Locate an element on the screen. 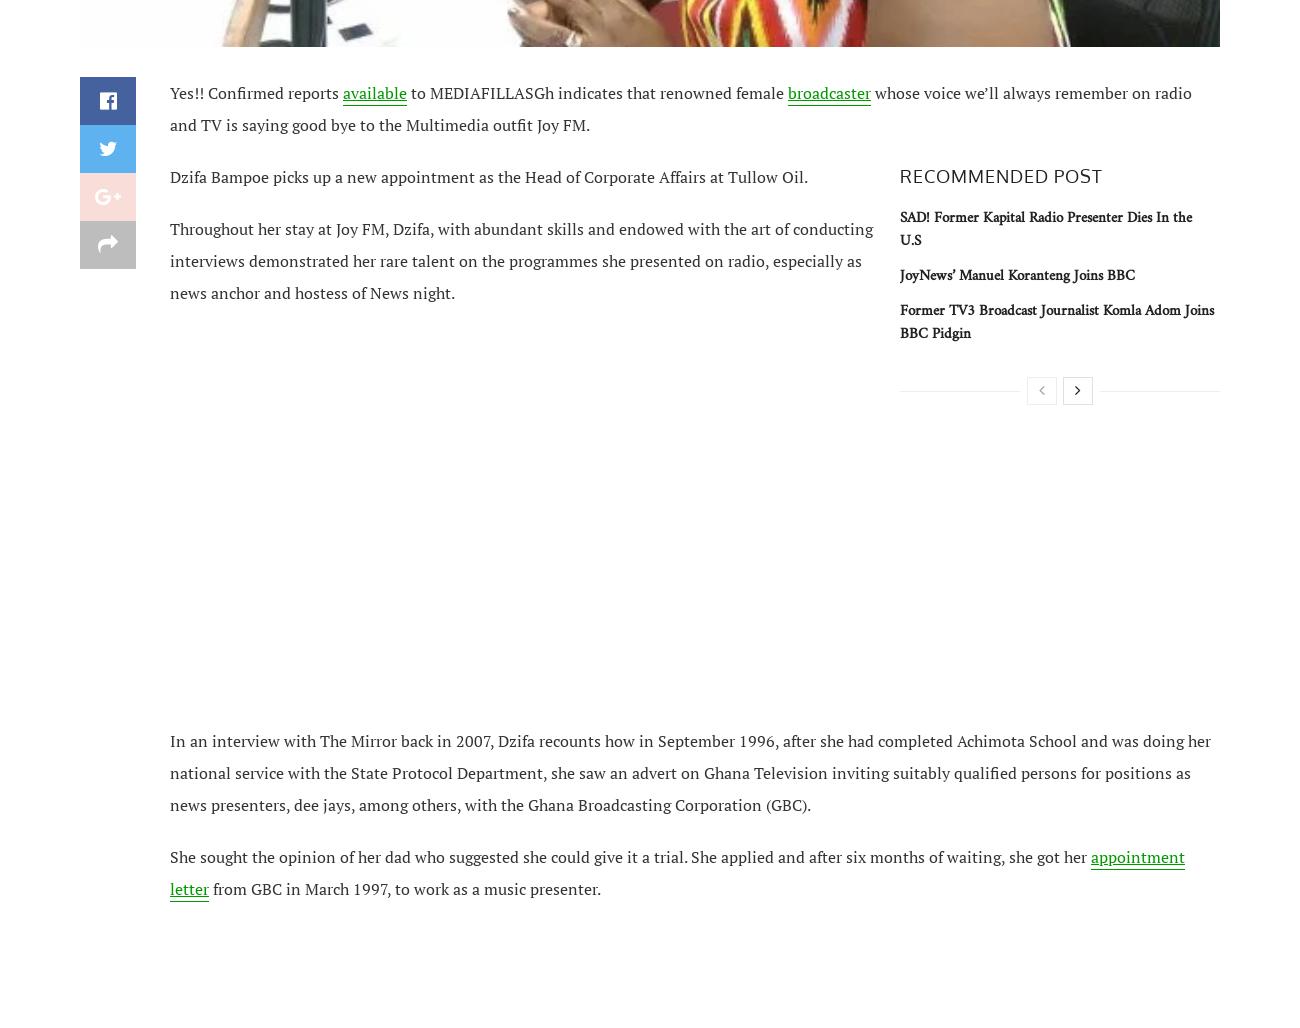 The width and height of the screenshot is (1300, 1028). 'Yes!! Confirmed reports' is located at coordinates (255, 91).